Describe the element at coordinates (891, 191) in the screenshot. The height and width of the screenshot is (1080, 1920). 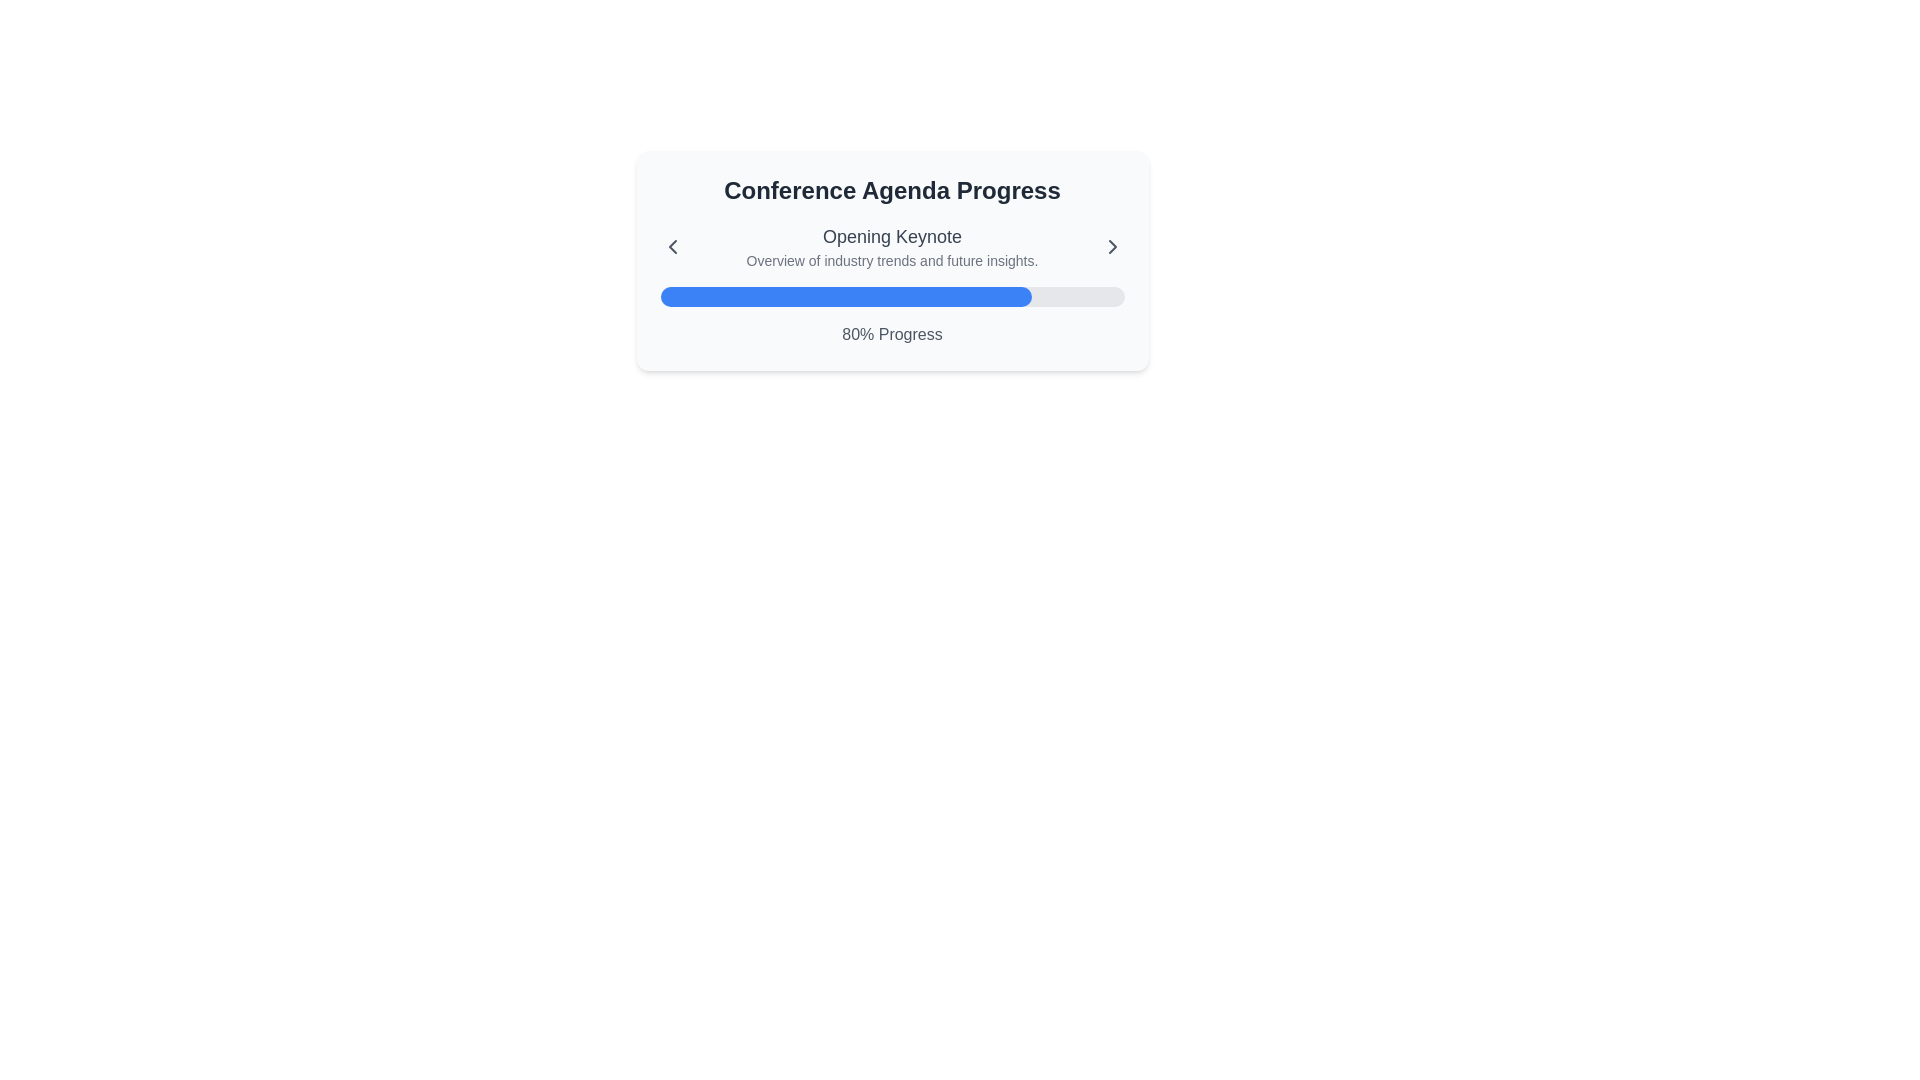
I see `the title or heading element located at the top center of the interface, which introduces the content and is positioned above the 'Opening Keynote' section` at that location.